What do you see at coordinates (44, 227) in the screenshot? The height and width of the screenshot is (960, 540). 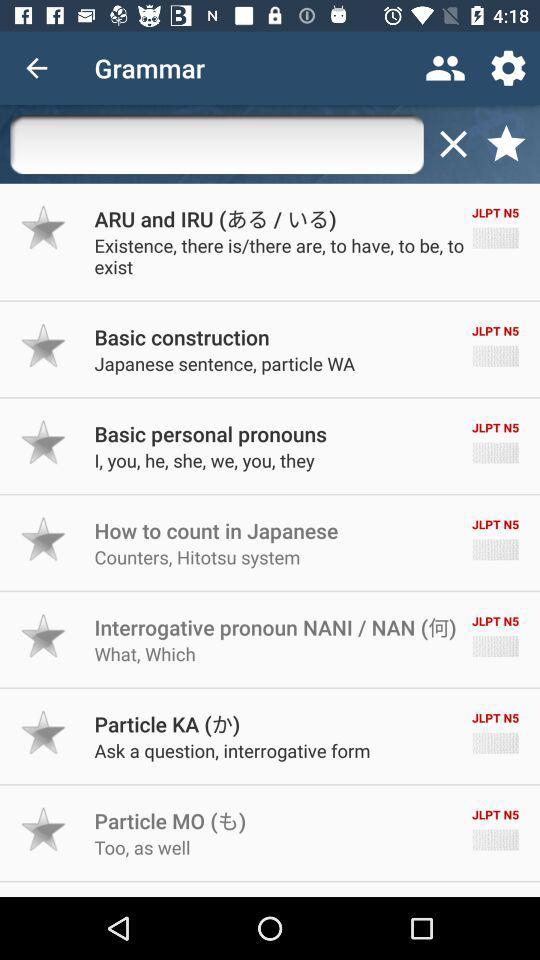 I see `mark as favorite` at bounding box center [44, 227].